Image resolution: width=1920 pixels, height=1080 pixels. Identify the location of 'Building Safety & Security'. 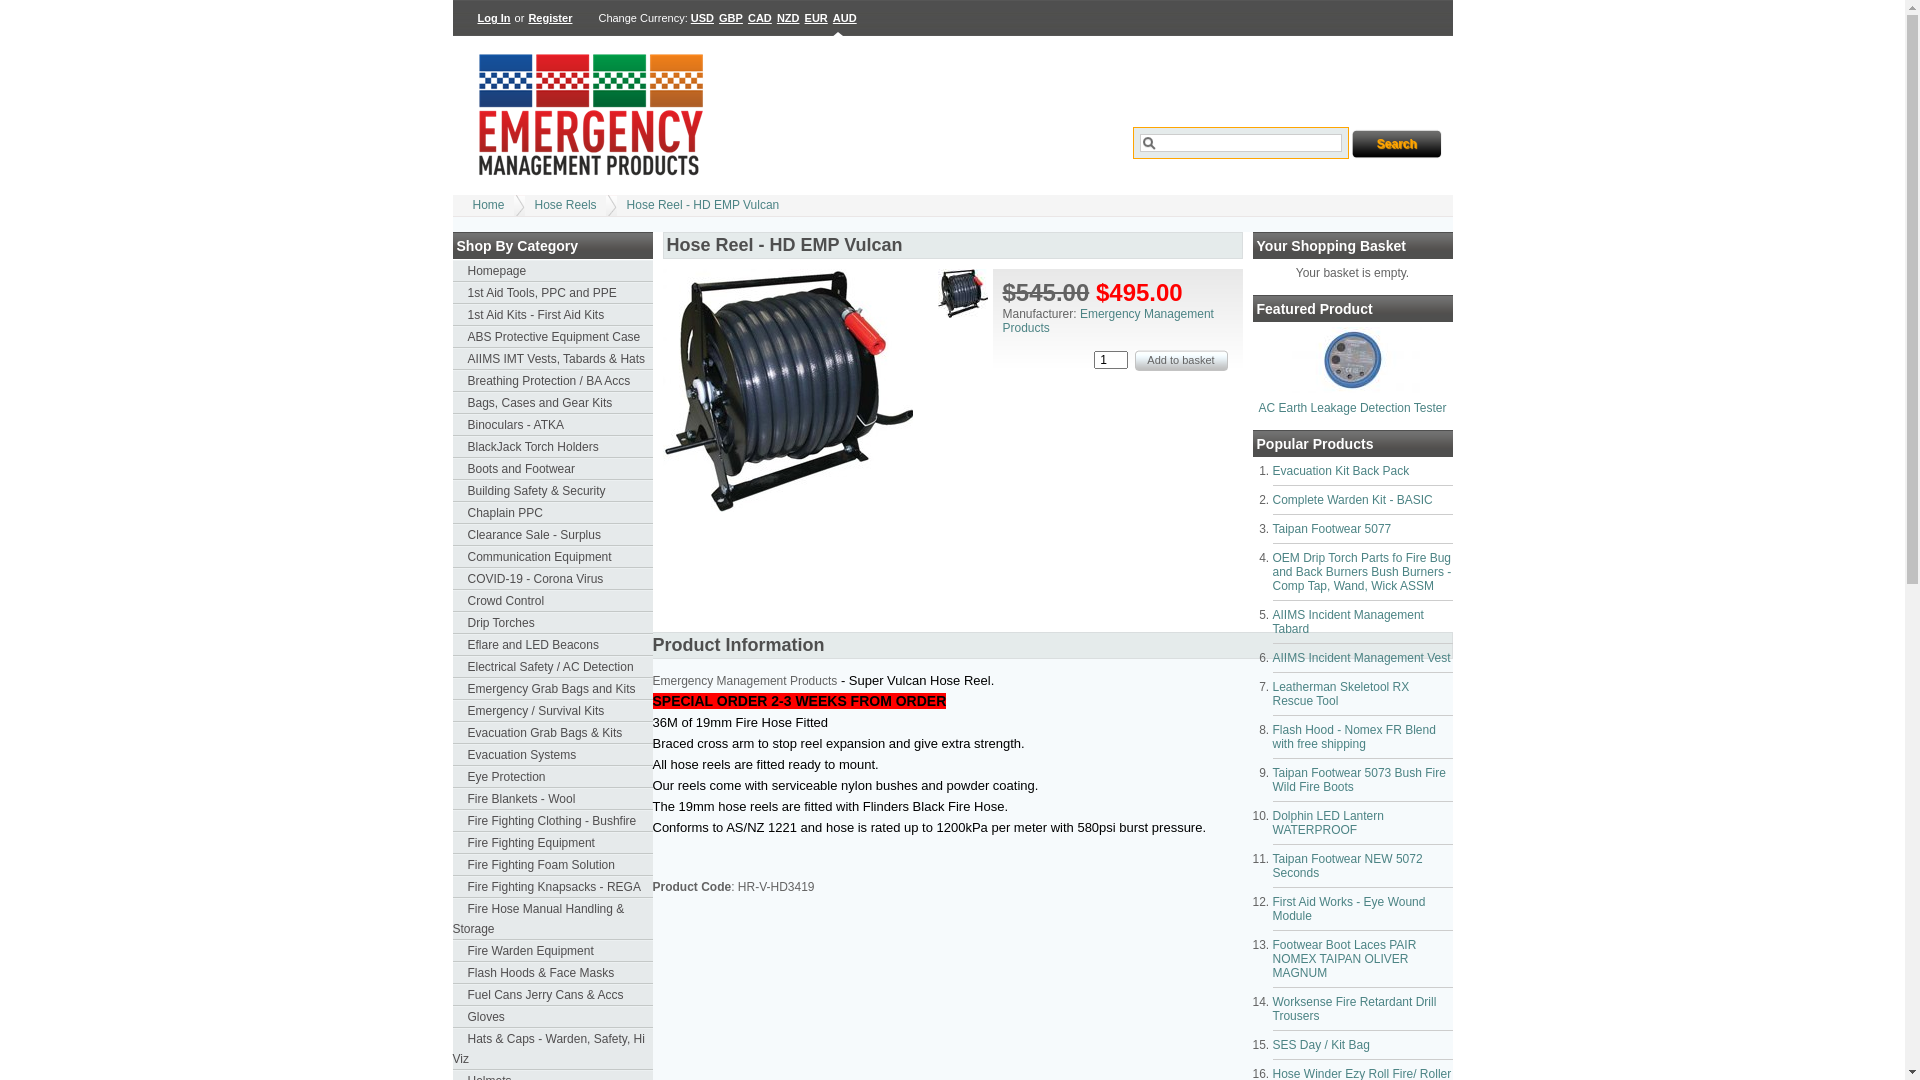
(552, 490).